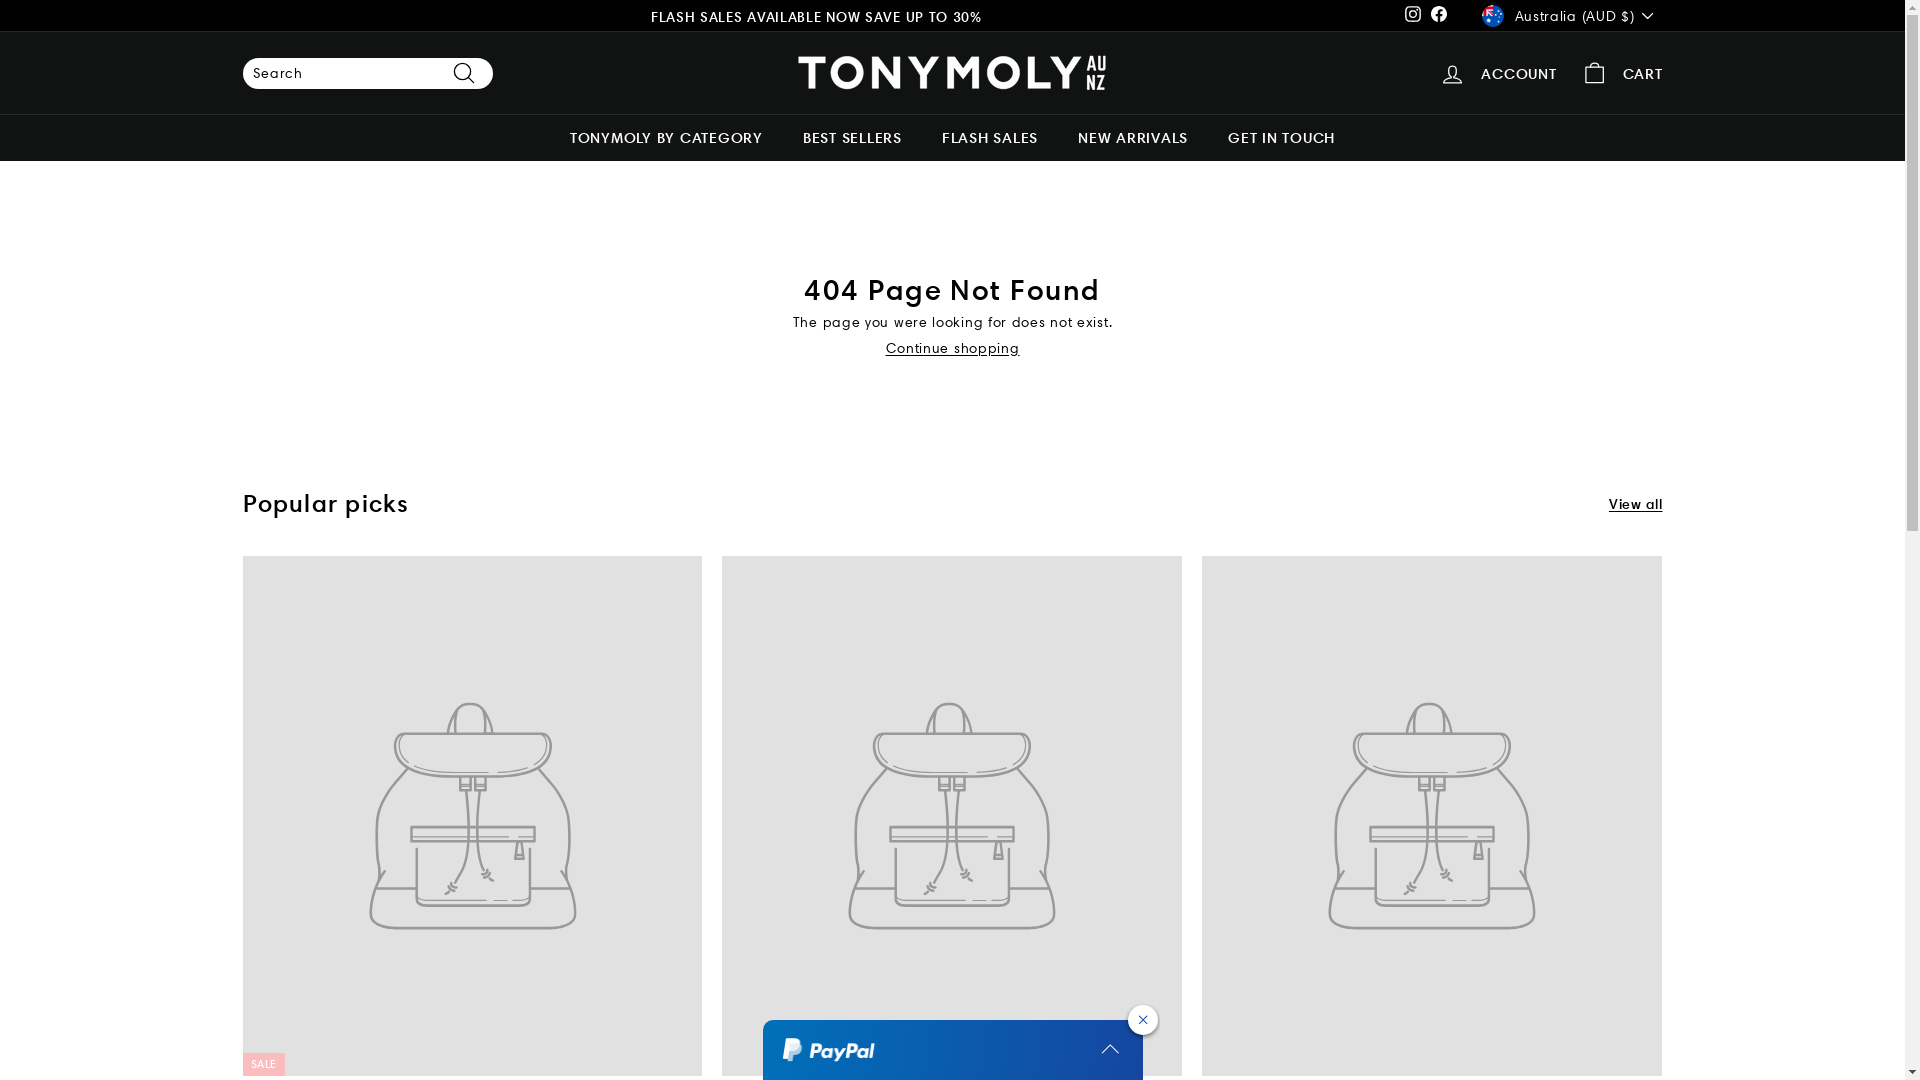 The height and width of the screenshot is (1080, 1920). Describe the element at coordinates (989, 136) in the screenshot. I see `'FLASH SALES'` at that location.